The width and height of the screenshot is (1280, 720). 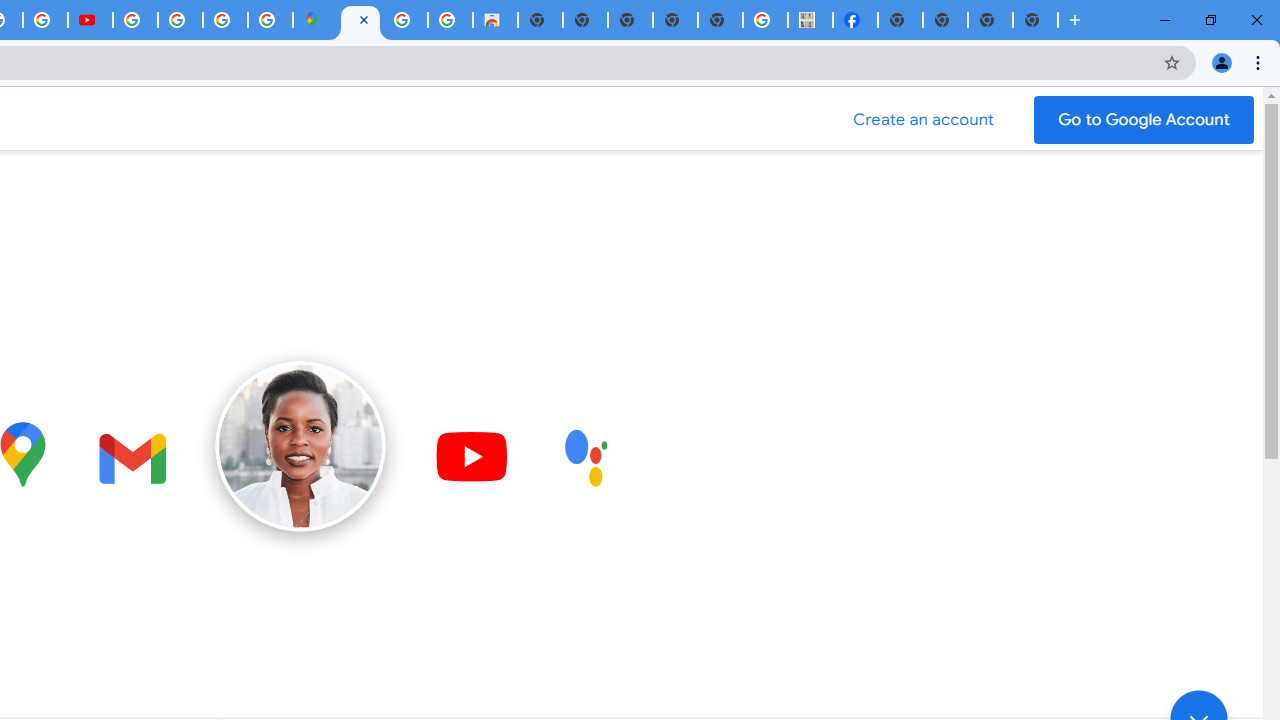 What do you see at coordinates (899, 20) in the screenshot?
I see `'New Tab'` at bounding box center [899, 20].